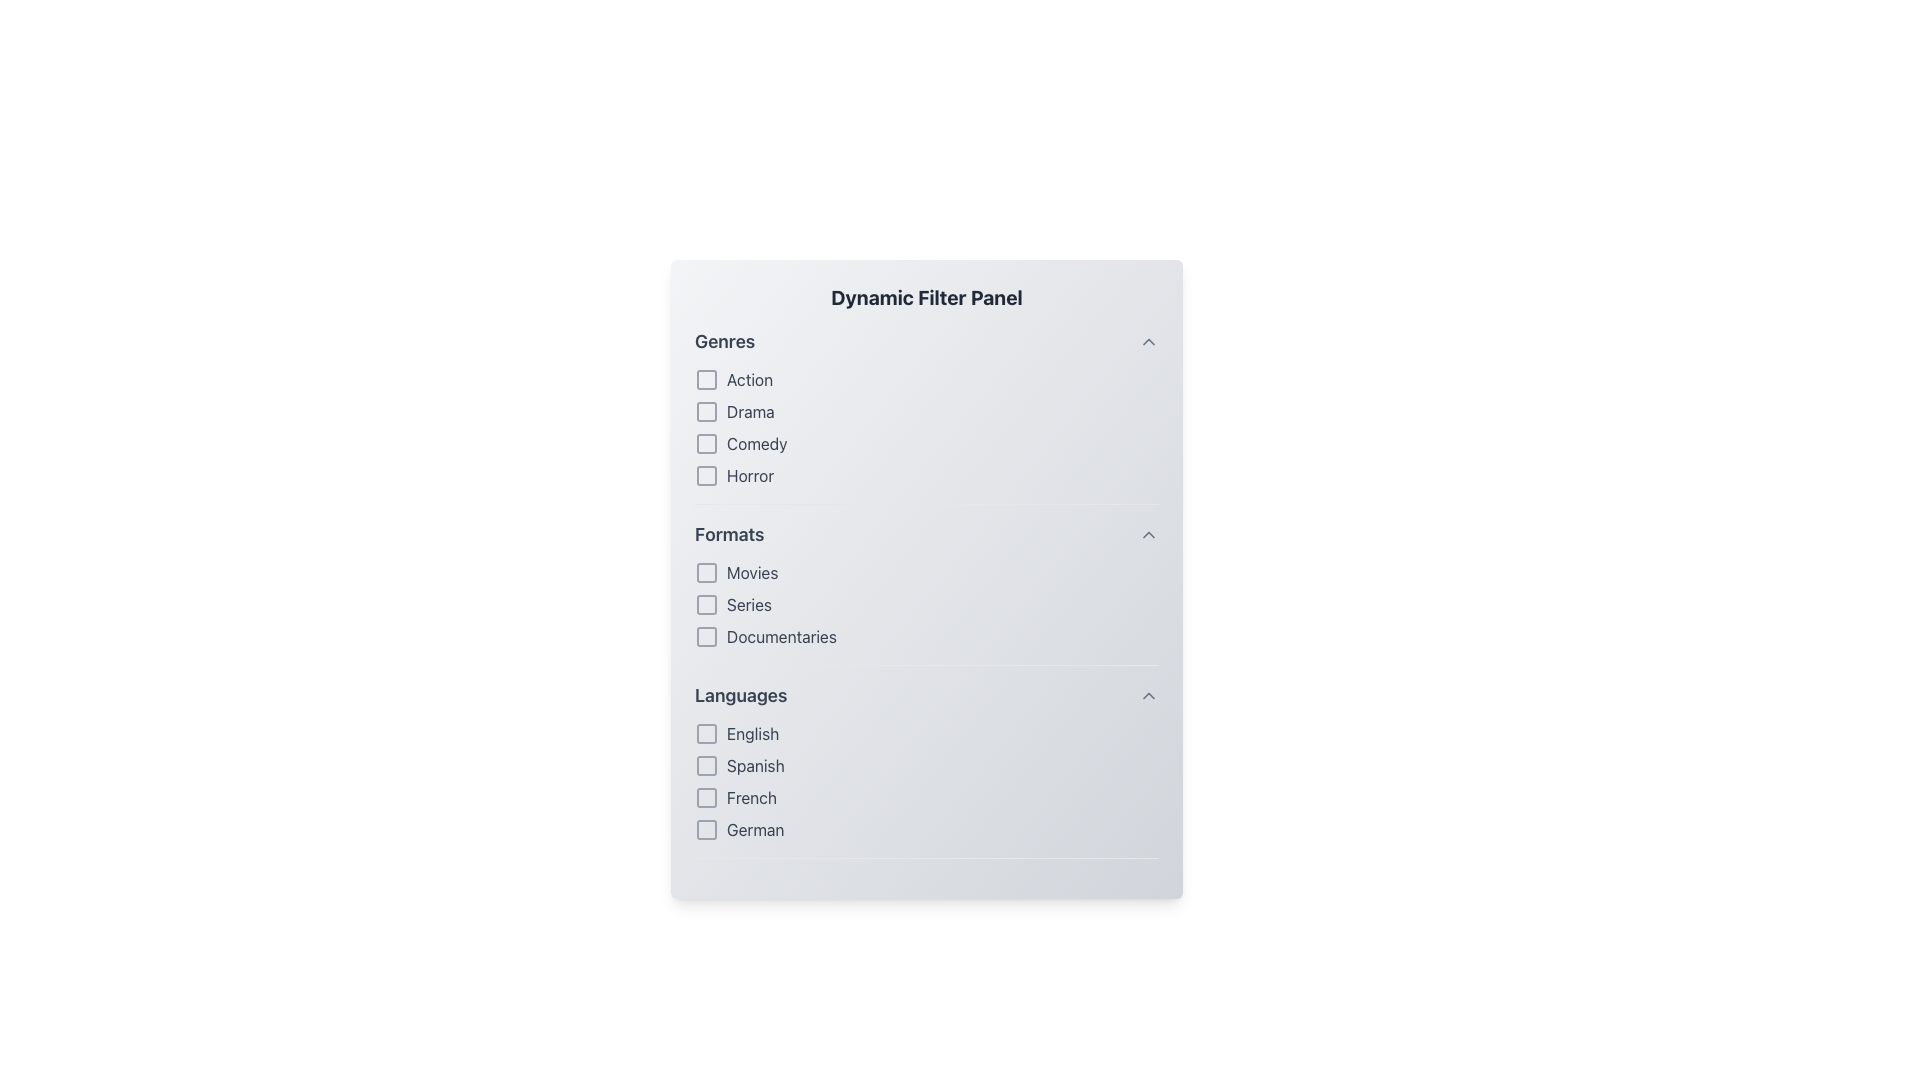 This screenshot has width=1920, height=1080. I want to click on the Checkbox Indicator located in the 'Formats' section, which is to the left of the text 'Documentaries', so click(706, 636).